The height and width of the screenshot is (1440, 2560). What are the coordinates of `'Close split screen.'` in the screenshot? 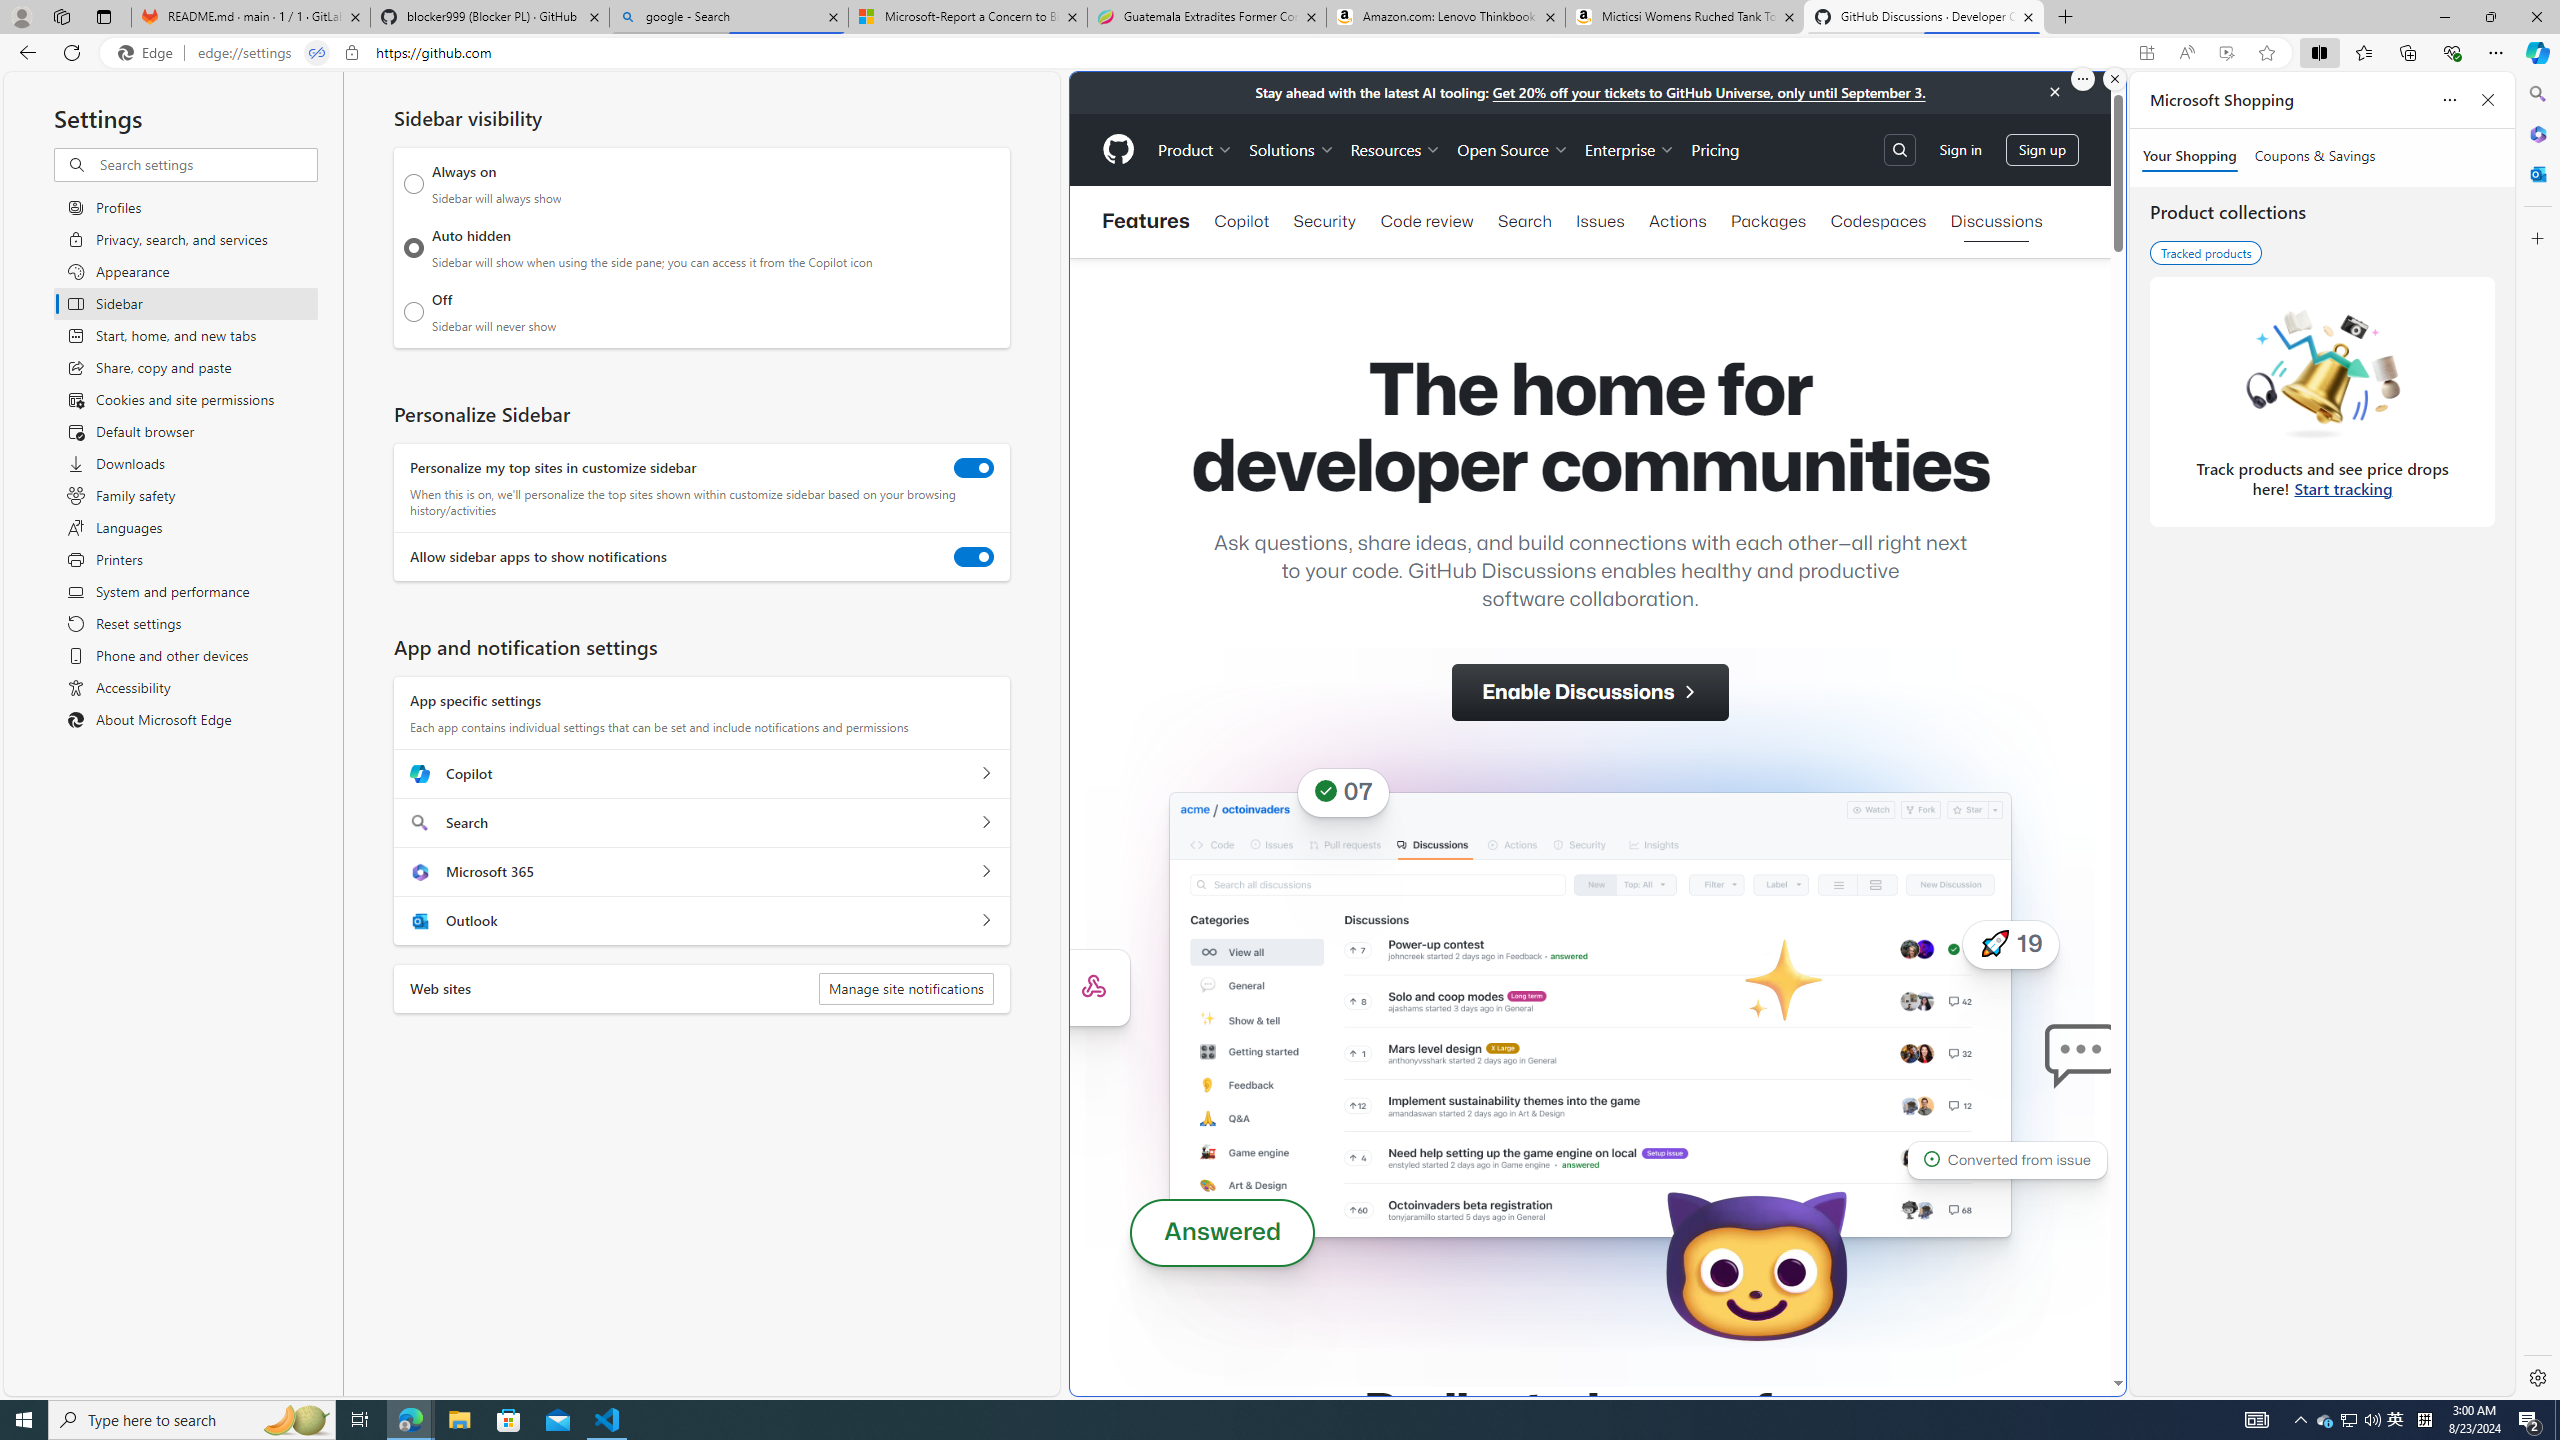 It's located at (2113, 78).